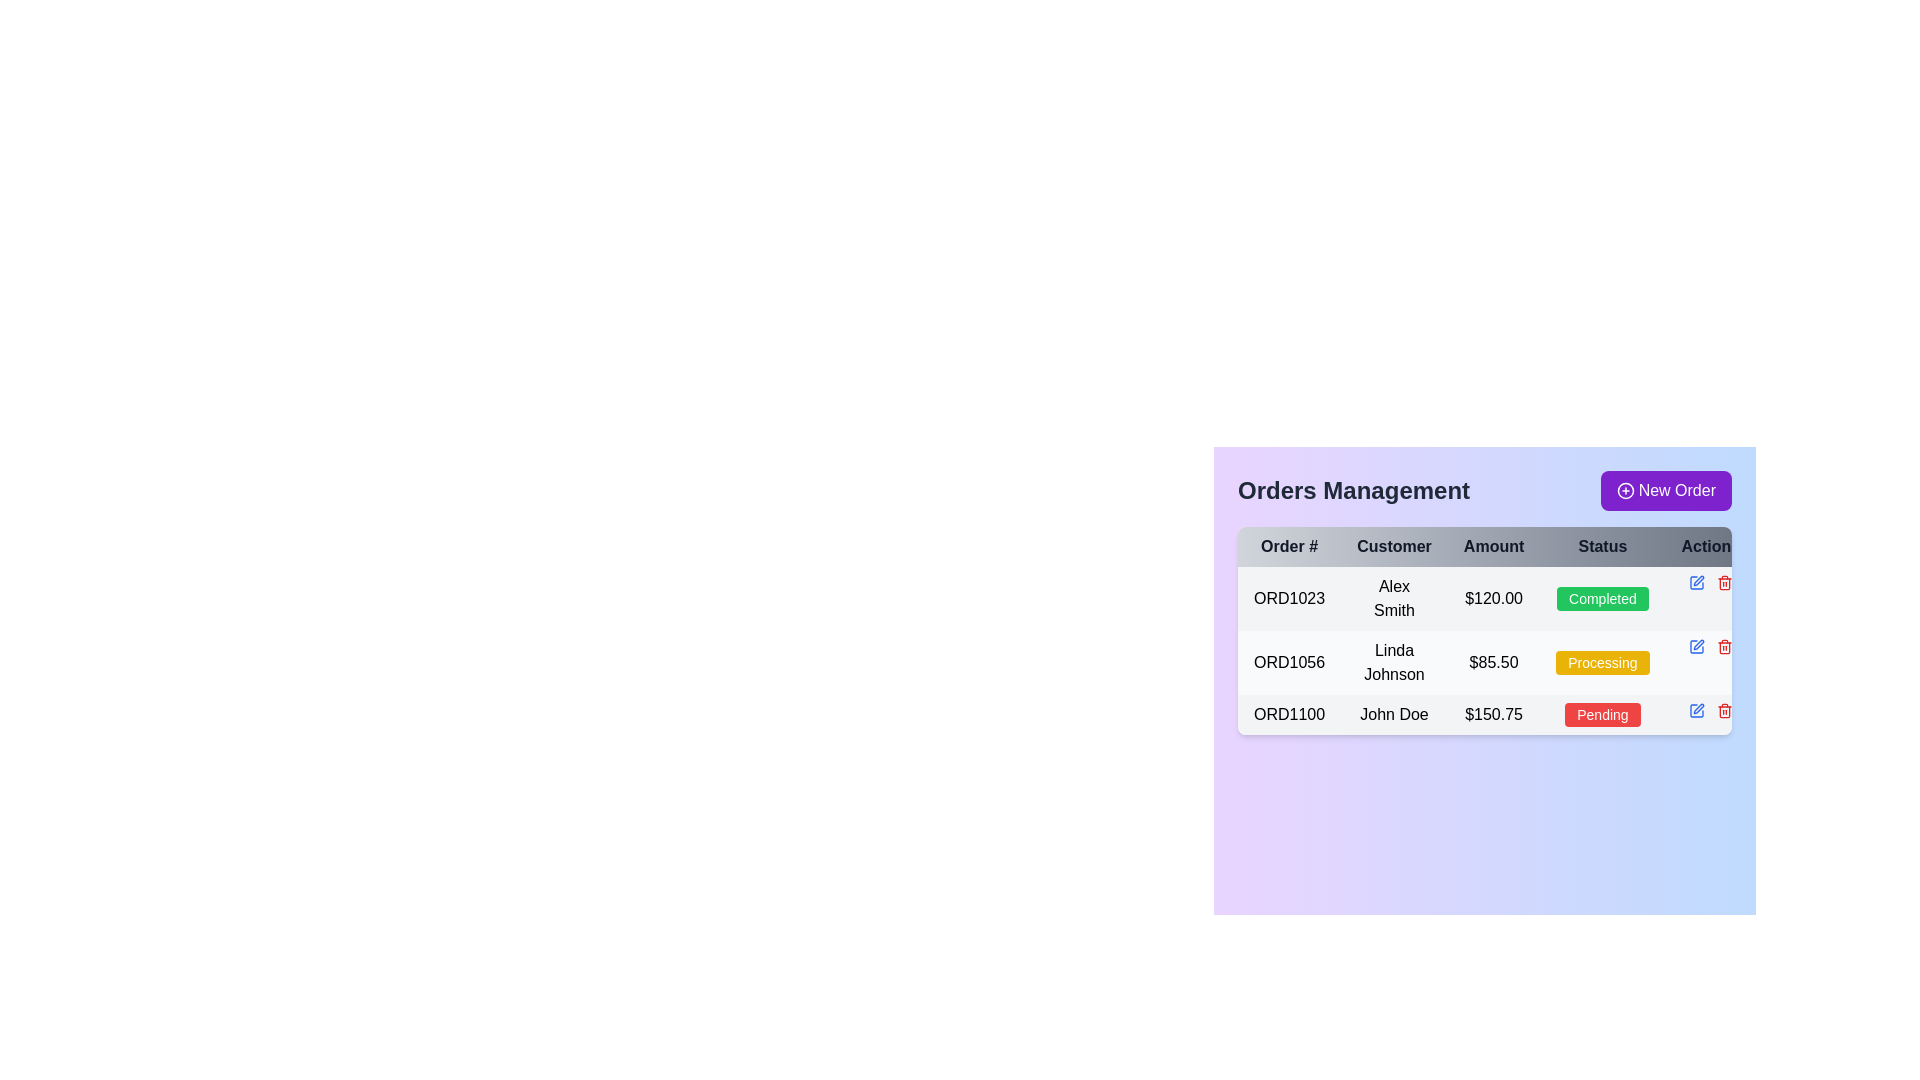 The width and height of the screenshot is (1920, 1080). What do you see at coordinates (1709, 547) in the screenshot?
I see `the 'Actions' label, which displays bold black text on a dark gray background, located at the top-right corner of the table structure` at bounding box center [1709, 547].